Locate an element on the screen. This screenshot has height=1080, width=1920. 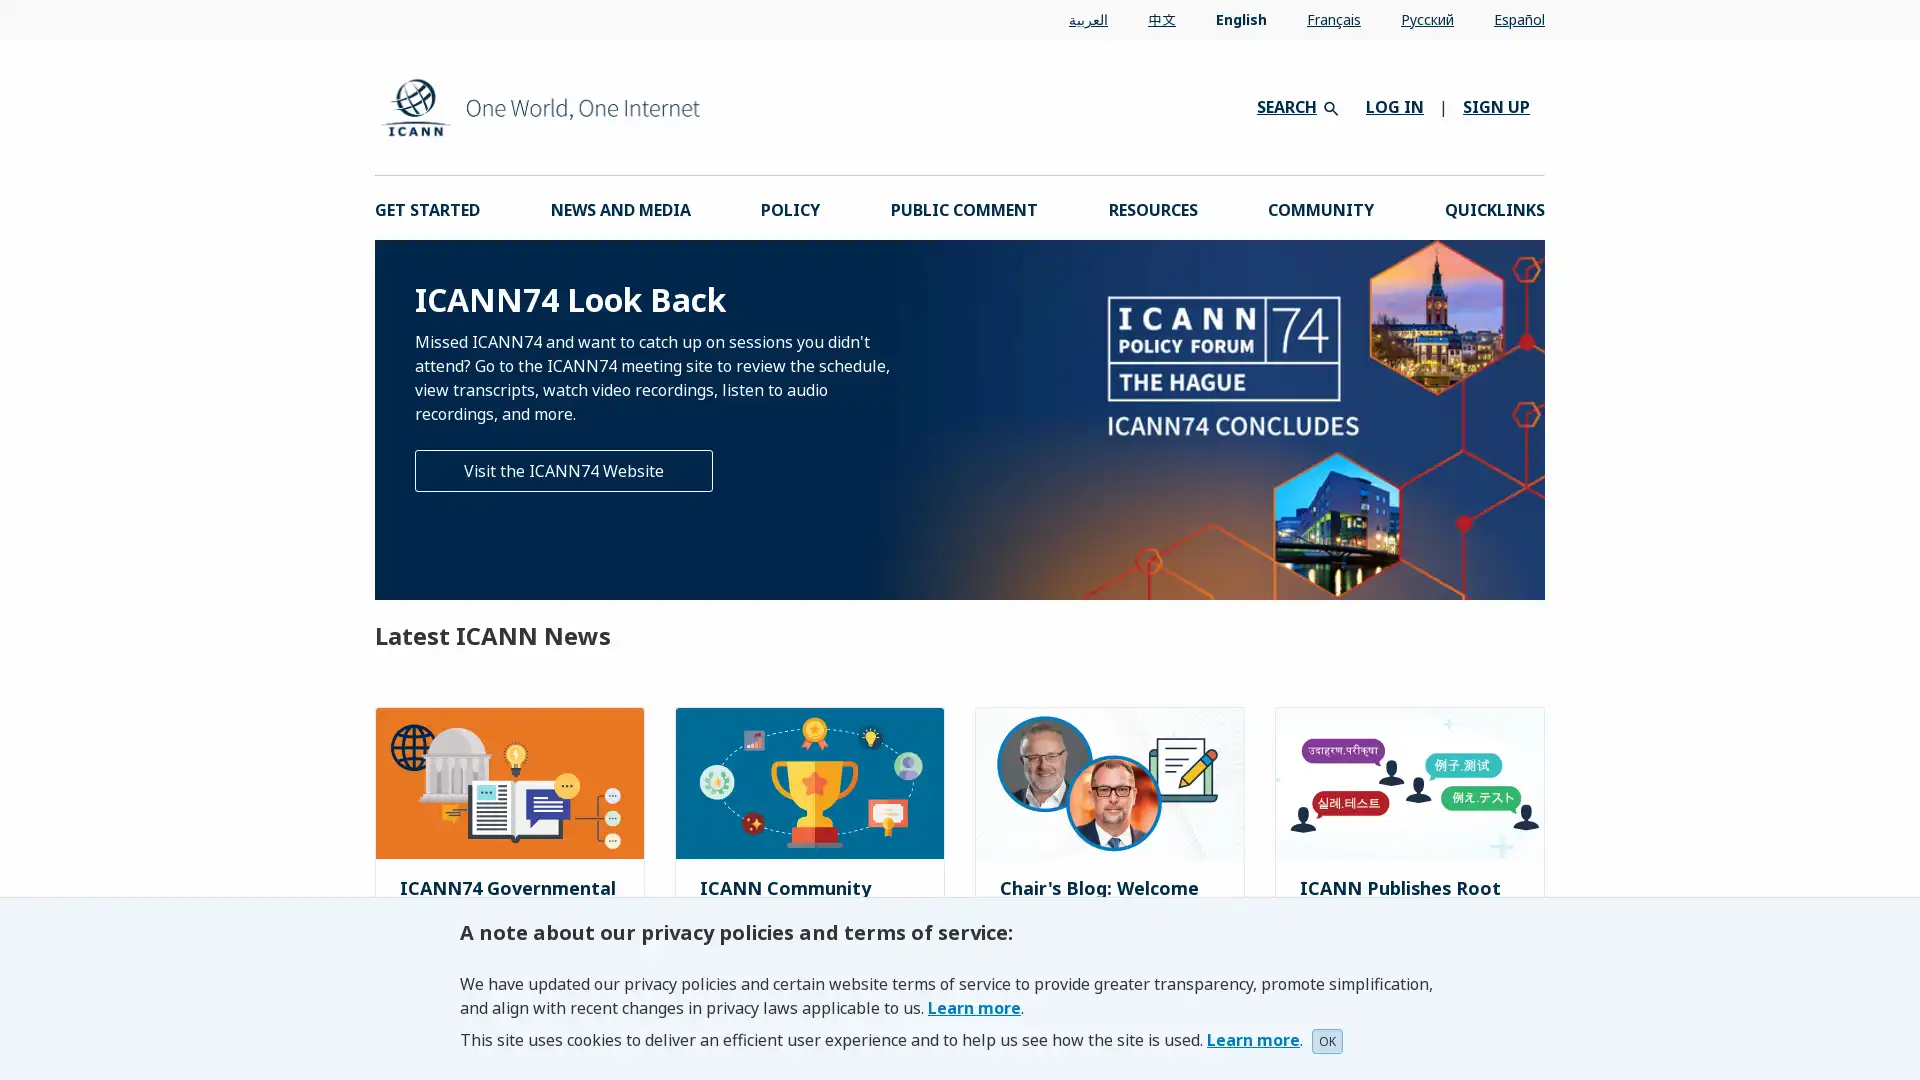
COMMUNITY is located at coordinates (1320, 208).